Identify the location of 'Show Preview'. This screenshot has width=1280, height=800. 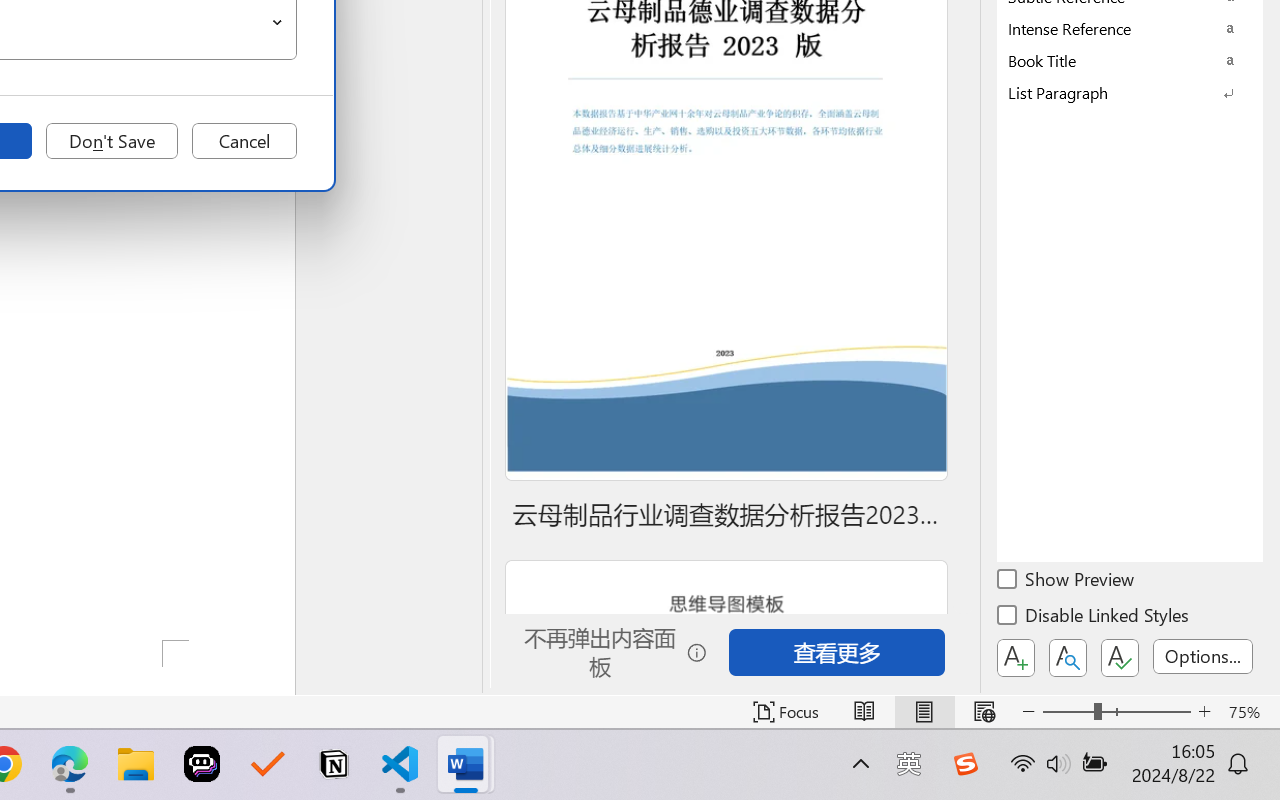
(1066, 581).